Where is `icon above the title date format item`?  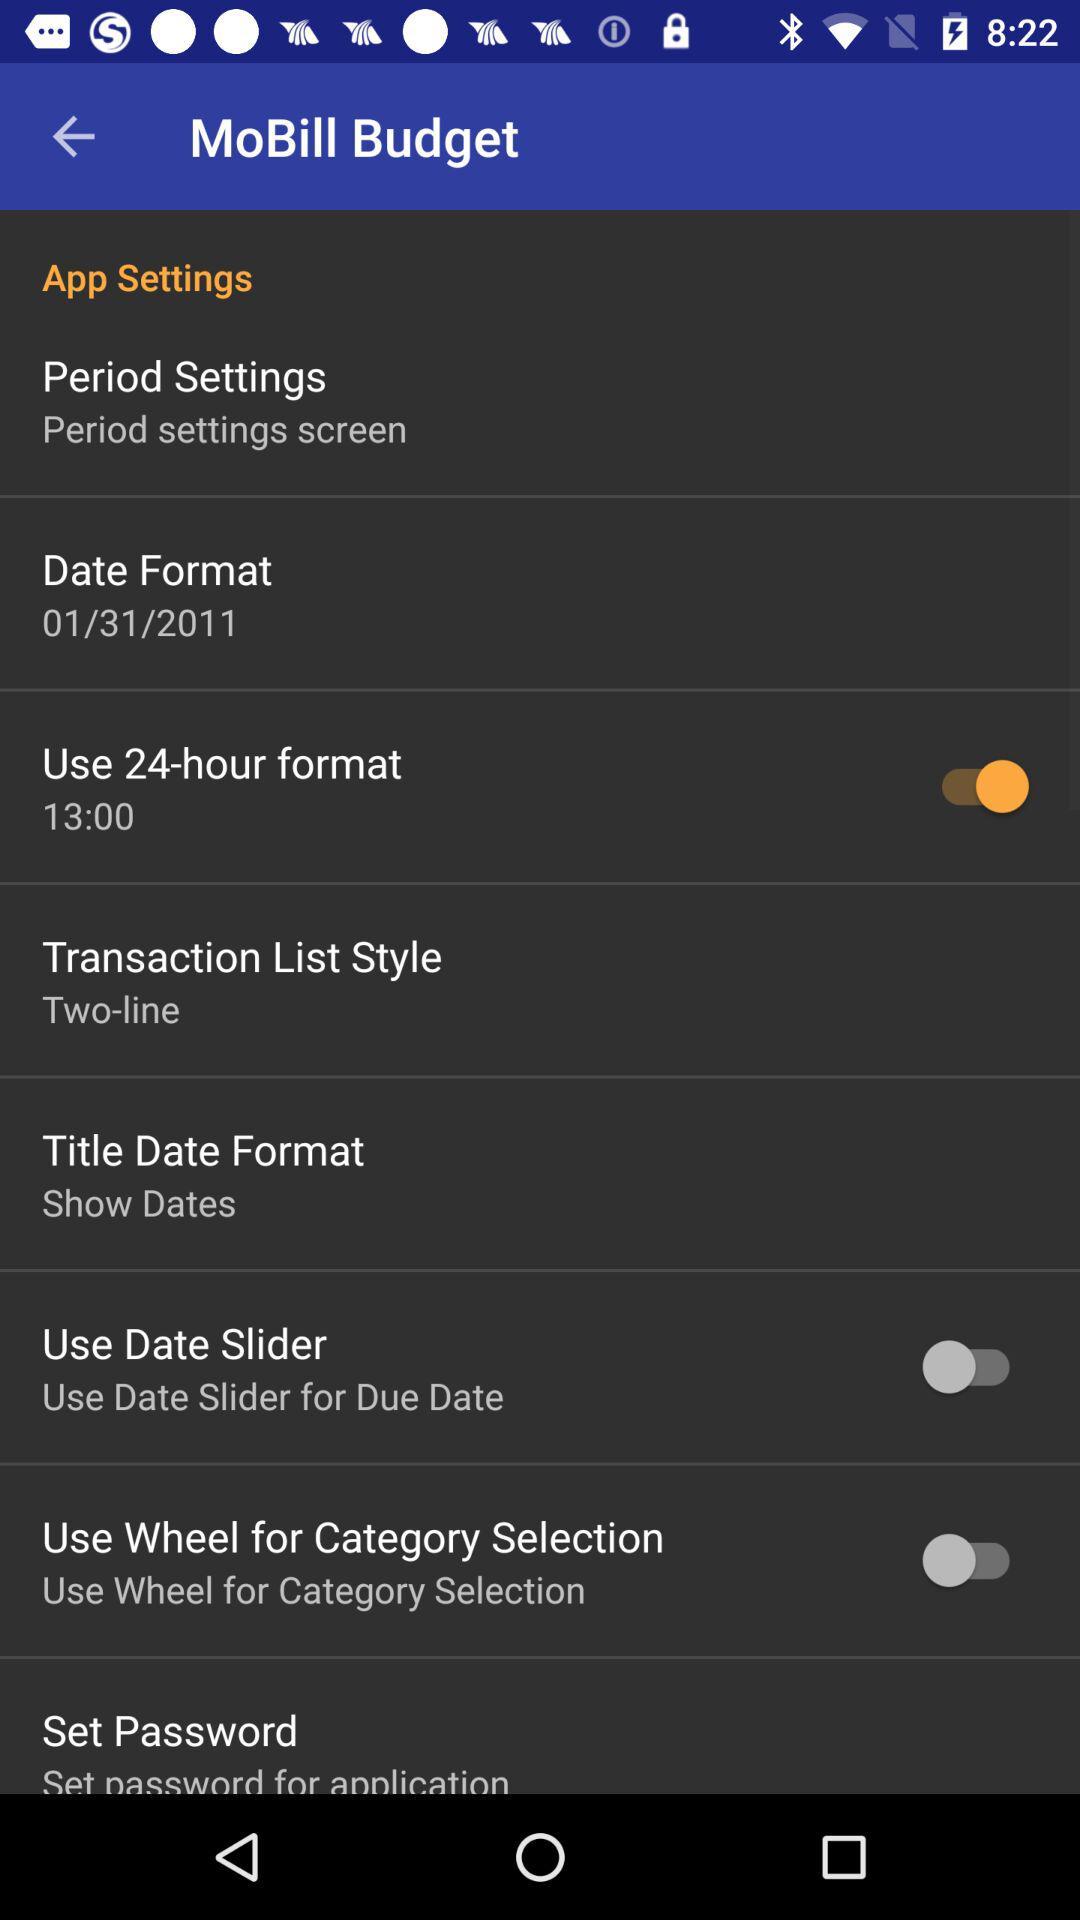
icon above the title date format item is located at coordinates (111, 1008).